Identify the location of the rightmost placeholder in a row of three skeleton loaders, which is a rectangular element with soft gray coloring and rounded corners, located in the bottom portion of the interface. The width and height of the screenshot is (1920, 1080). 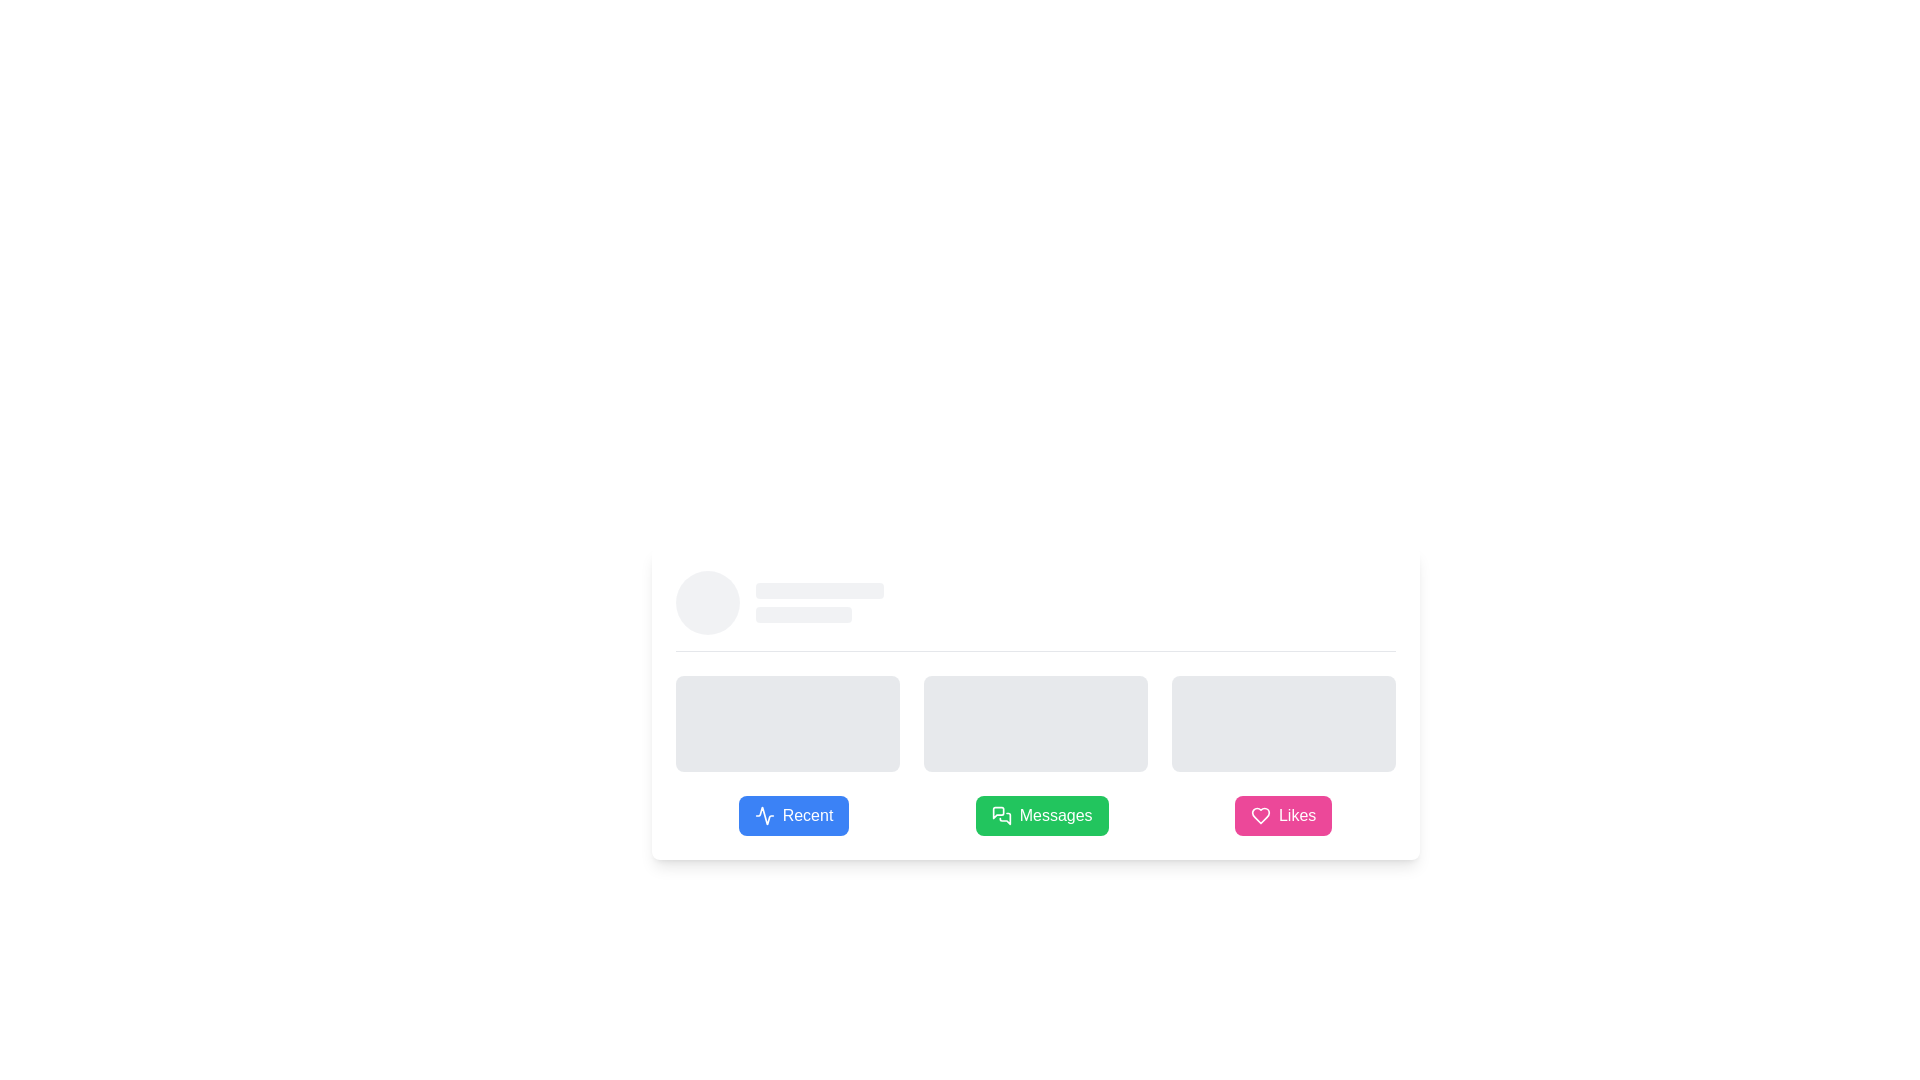
(1283, 724).